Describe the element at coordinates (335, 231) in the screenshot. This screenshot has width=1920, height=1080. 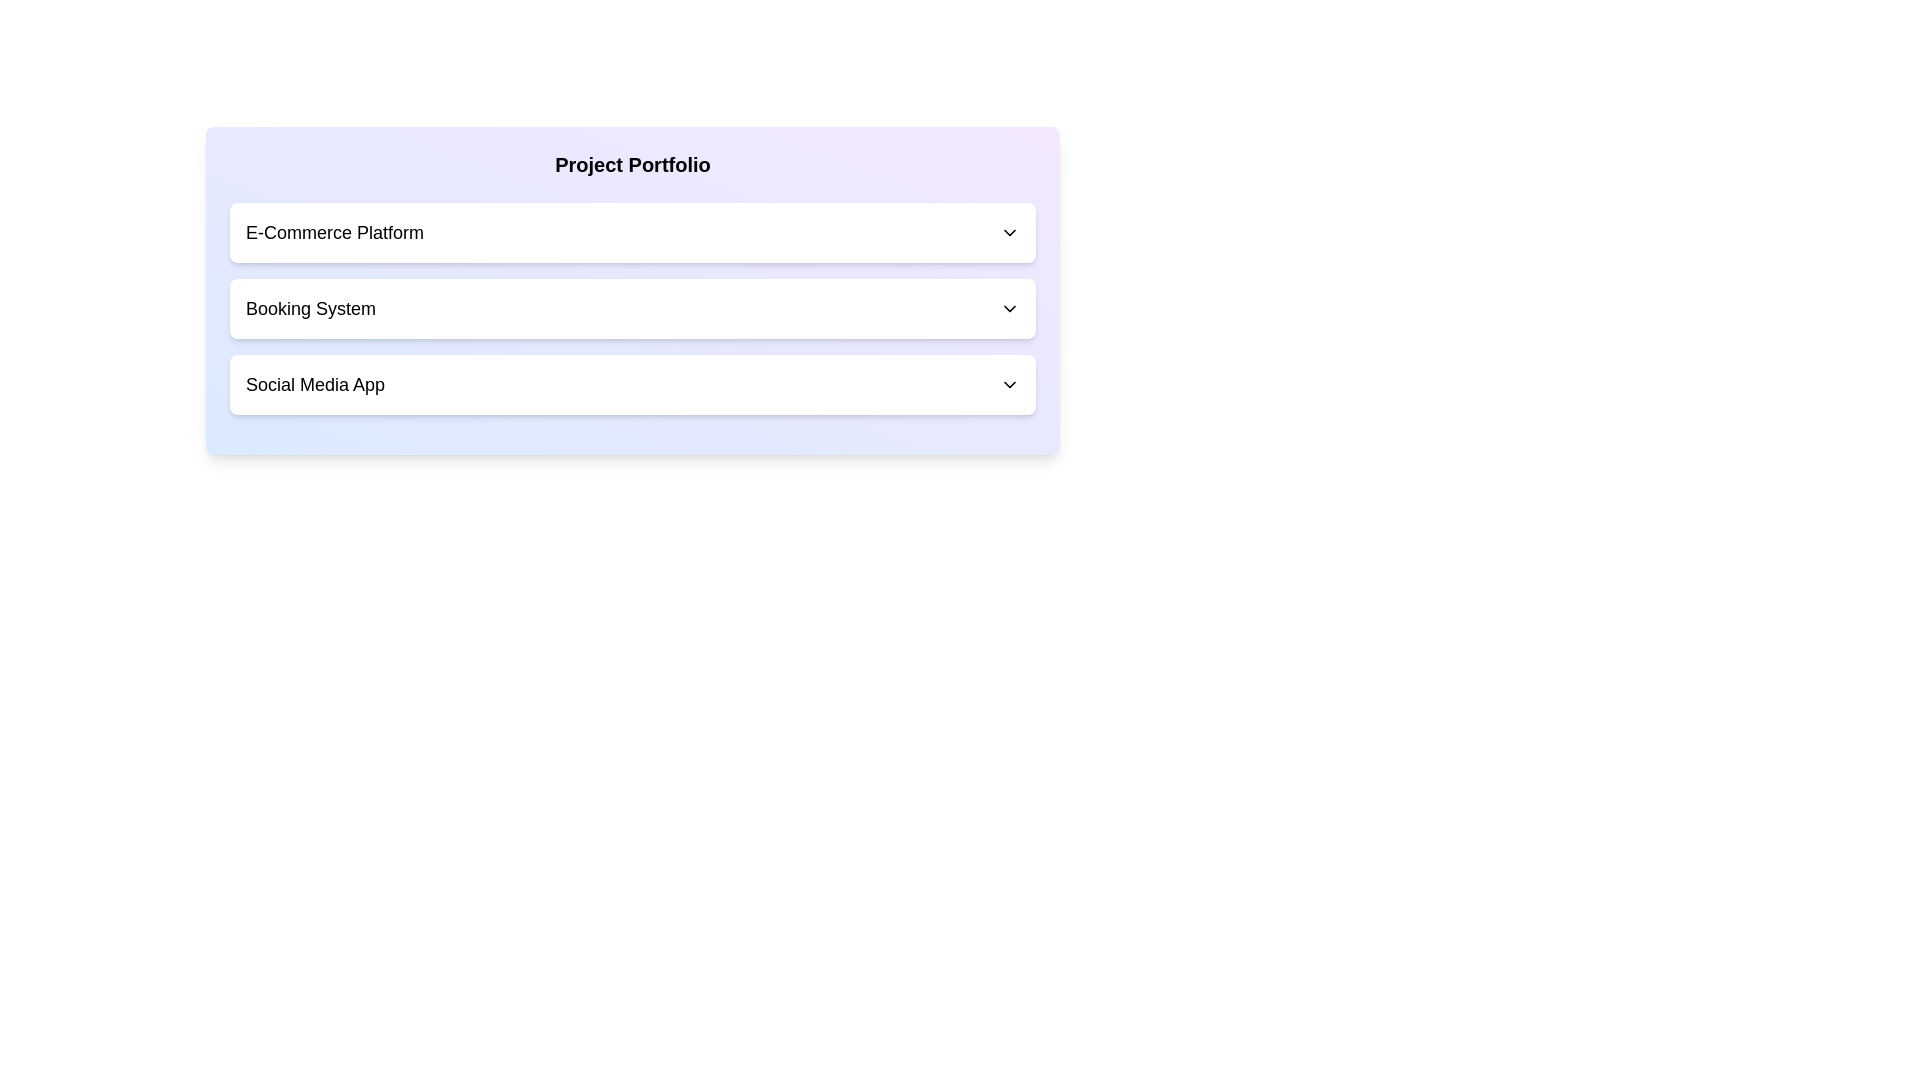
I see `the text label displaying 'E-Commerce Platform', which is a modern, sans-serif font text label in black color, located at the top of the selectable options in a horizontal flexbox layout` at that location.